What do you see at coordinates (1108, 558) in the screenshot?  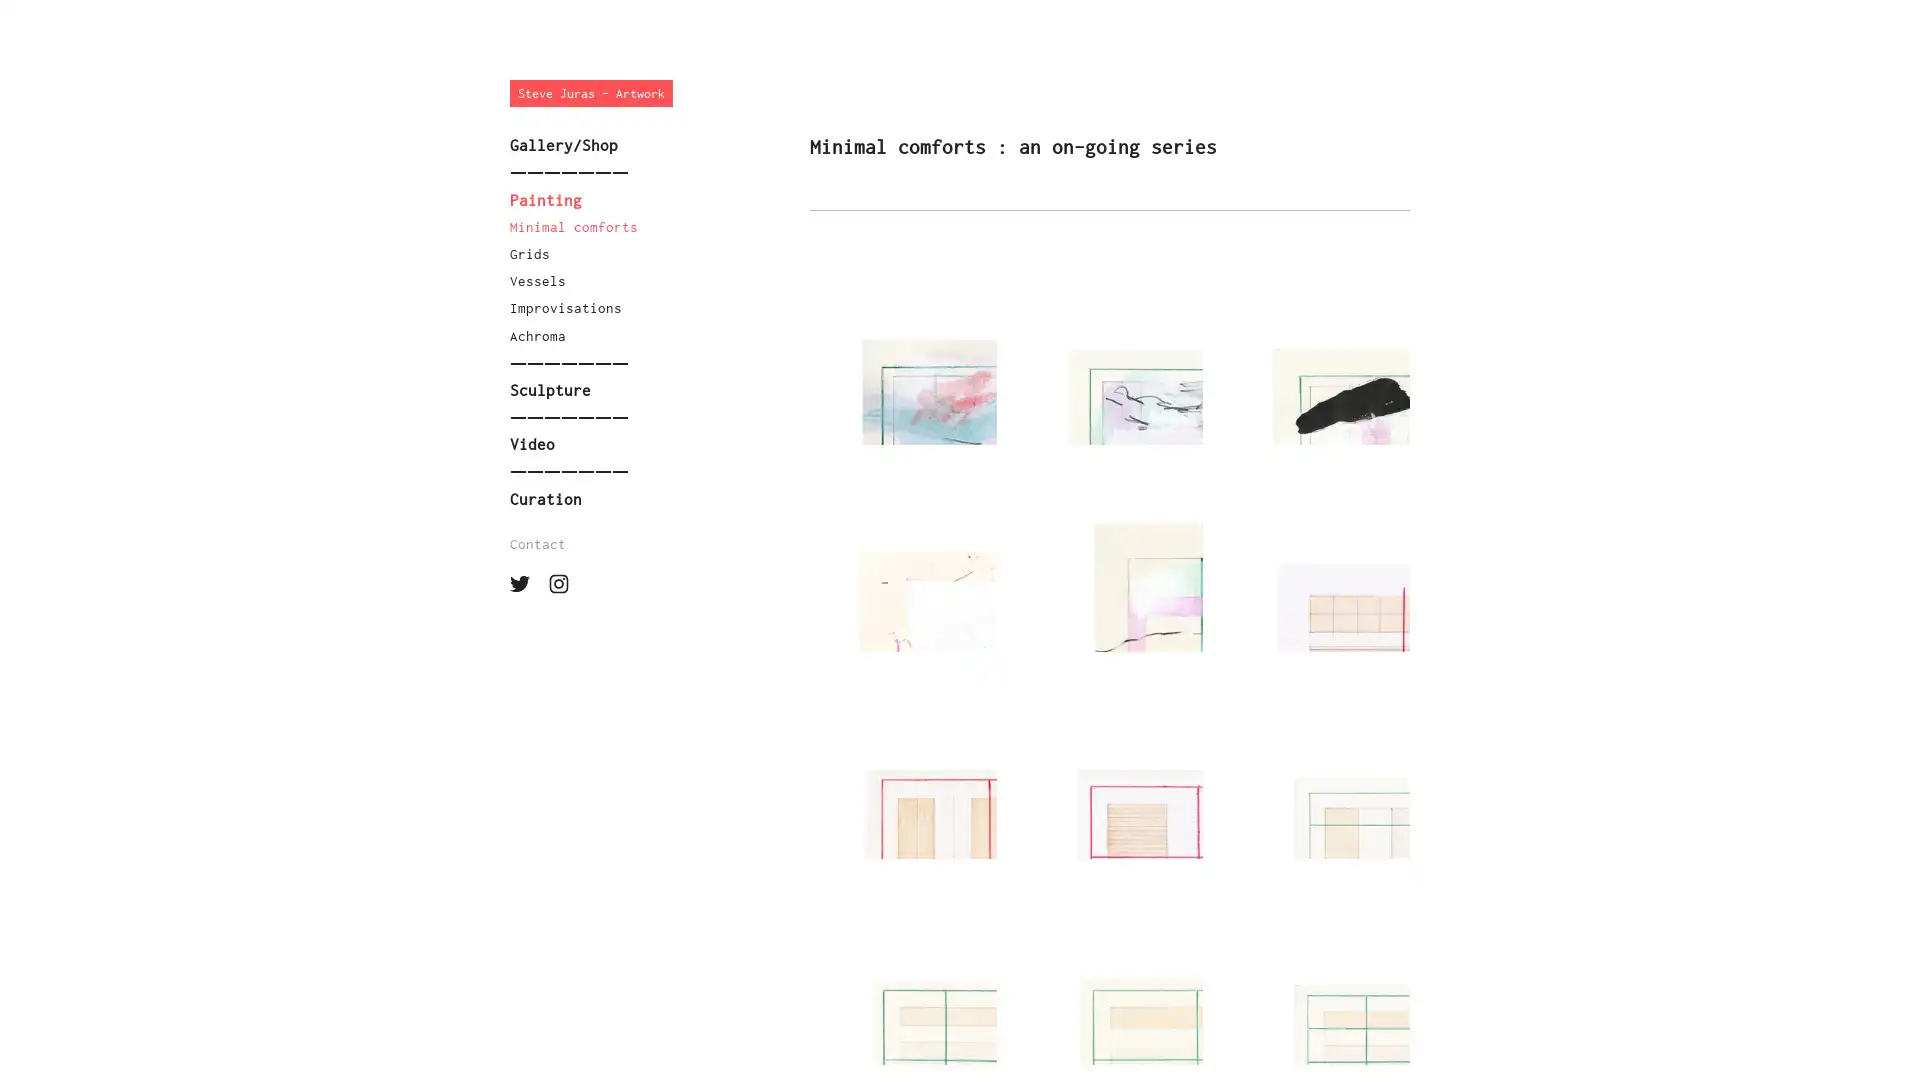 I see `View fullsize Gut feeling (05)` at bounding box center [1108, 558].